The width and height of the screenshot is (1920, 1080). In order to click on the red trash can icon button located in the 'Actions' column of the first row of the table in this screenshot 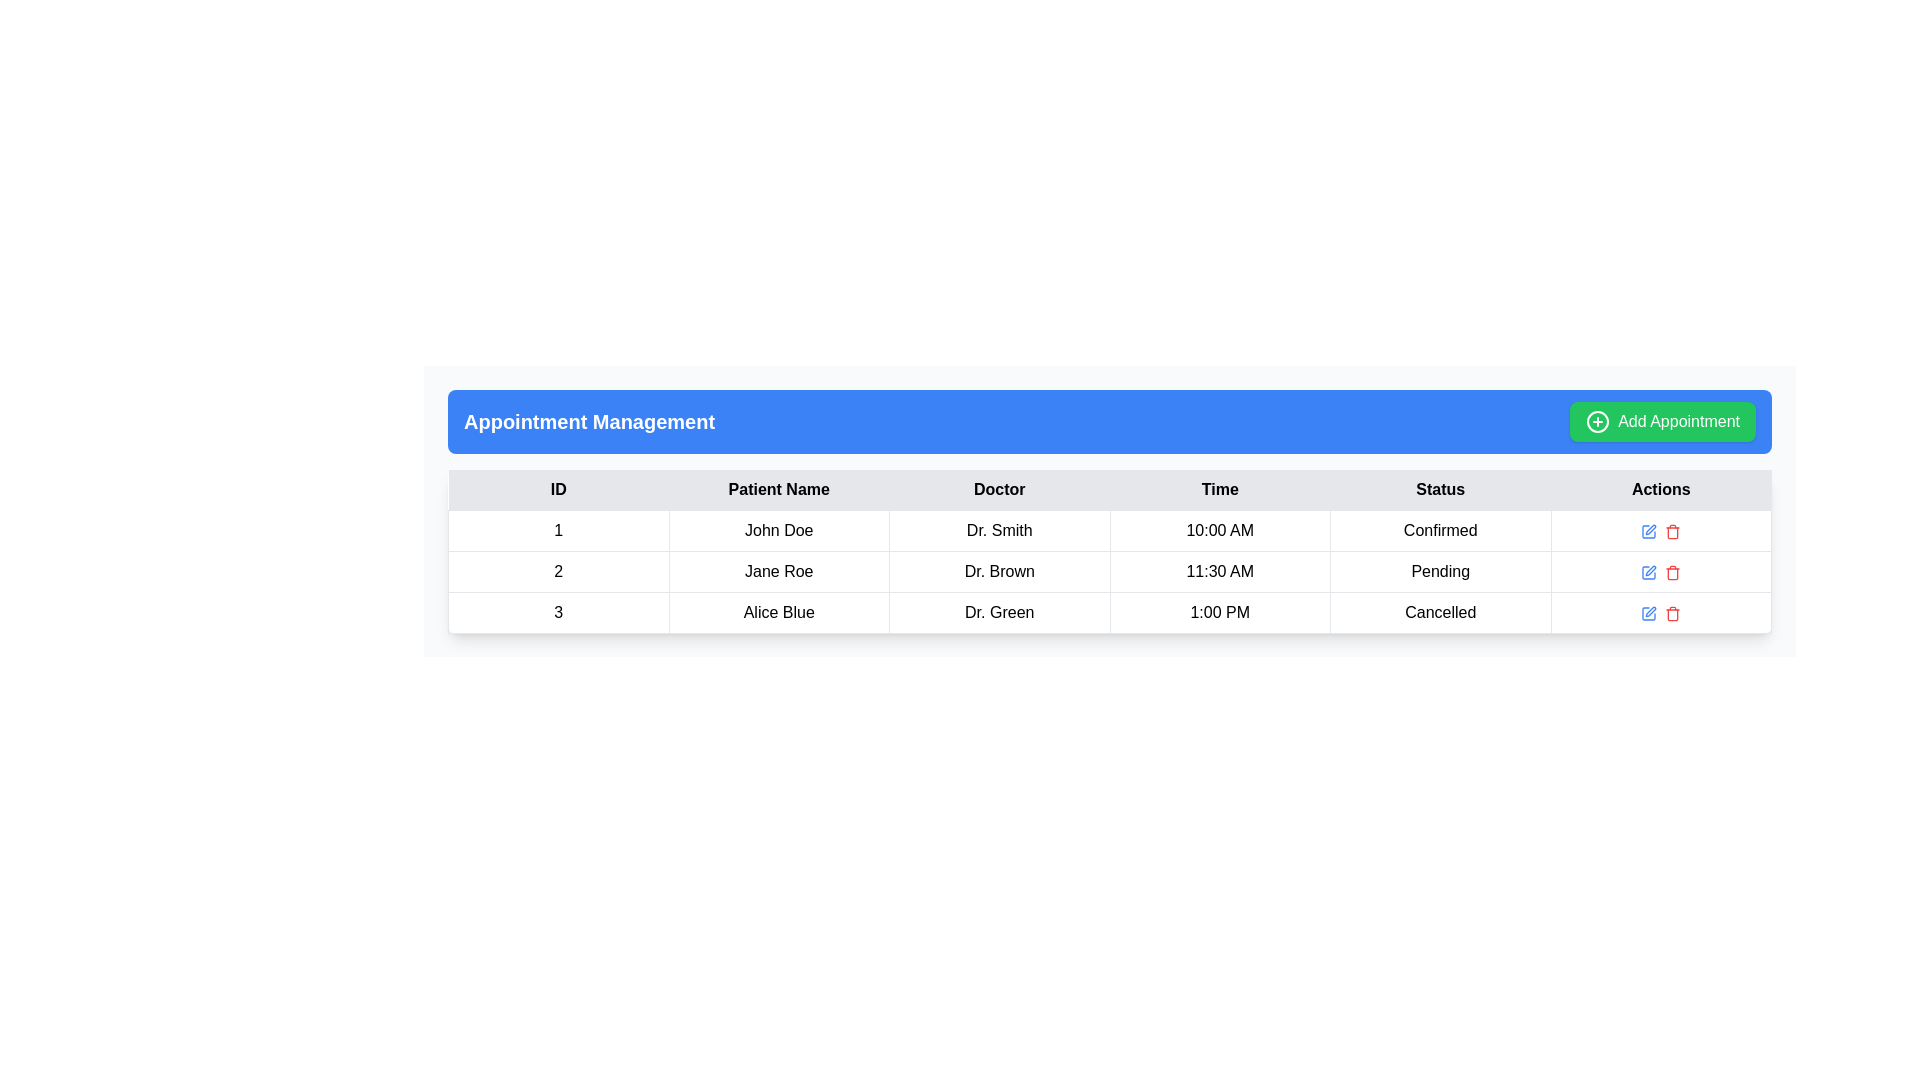, I will do `click(1673, 530)`.